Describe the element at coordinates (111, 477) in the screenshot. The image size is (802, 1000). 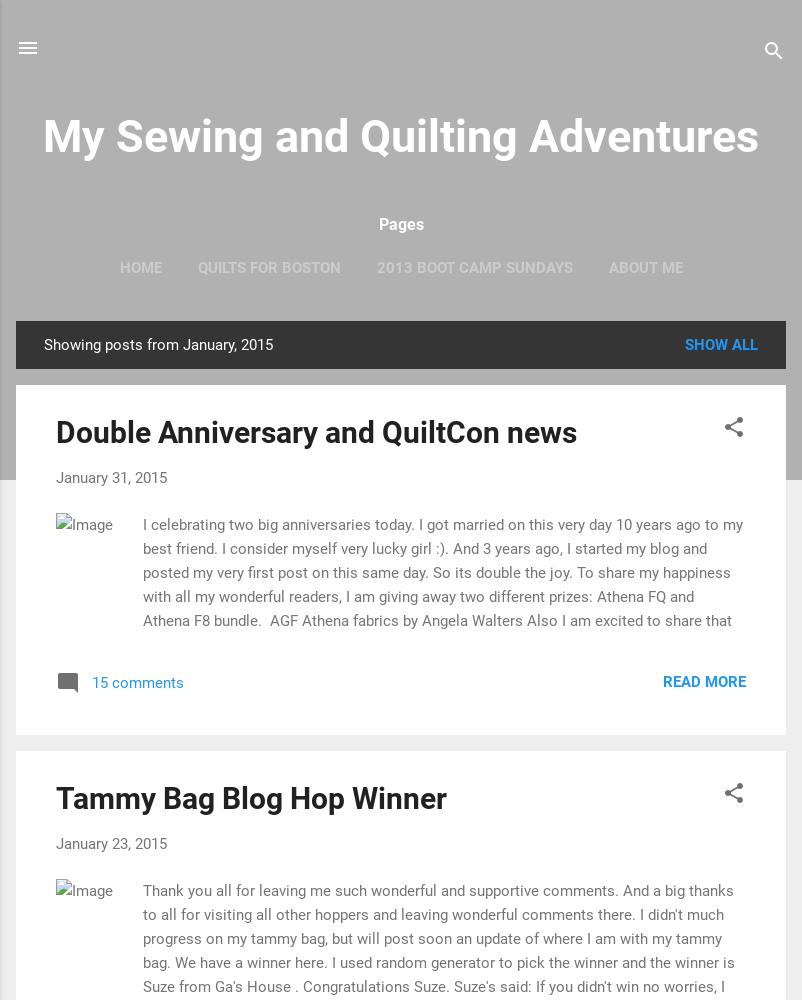
I see `'January 31, 2015'` at that location.